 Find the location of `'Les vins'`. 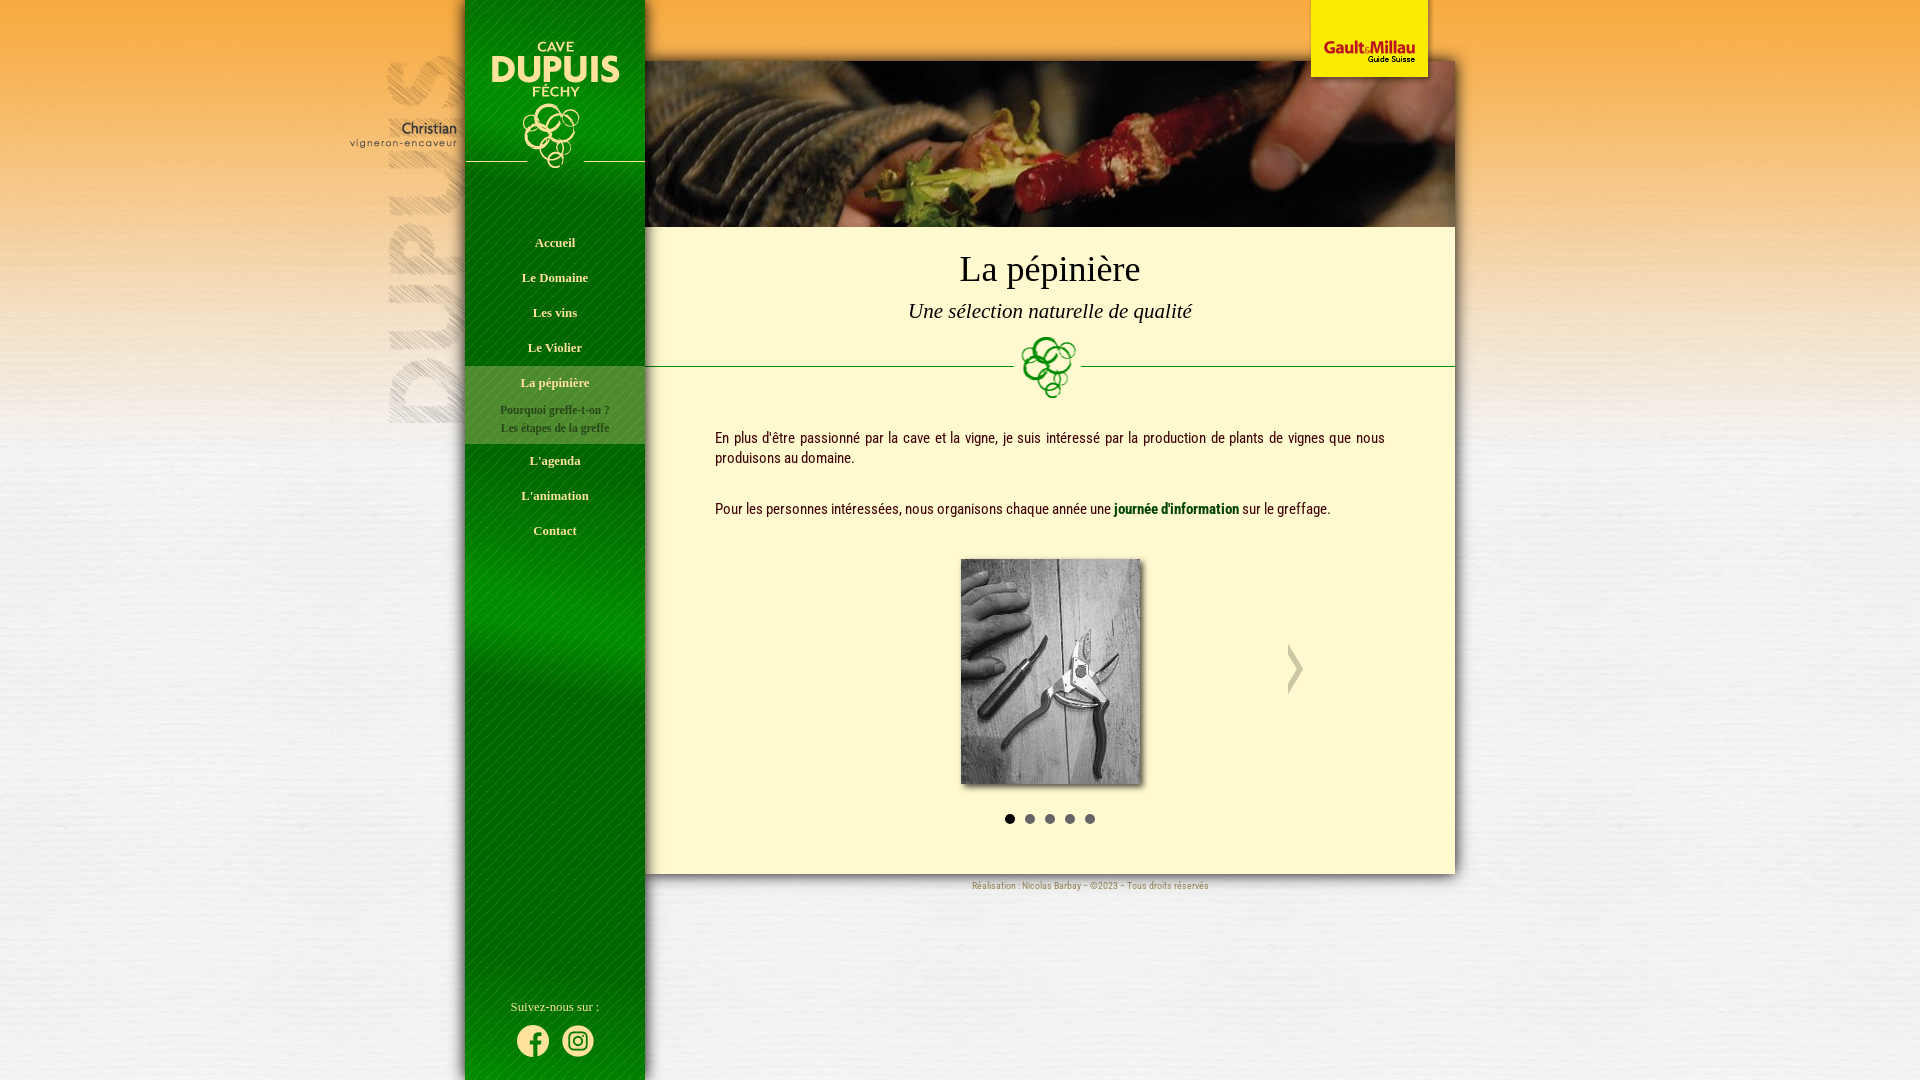

'Les vins' is located at coordinates (555, 313).